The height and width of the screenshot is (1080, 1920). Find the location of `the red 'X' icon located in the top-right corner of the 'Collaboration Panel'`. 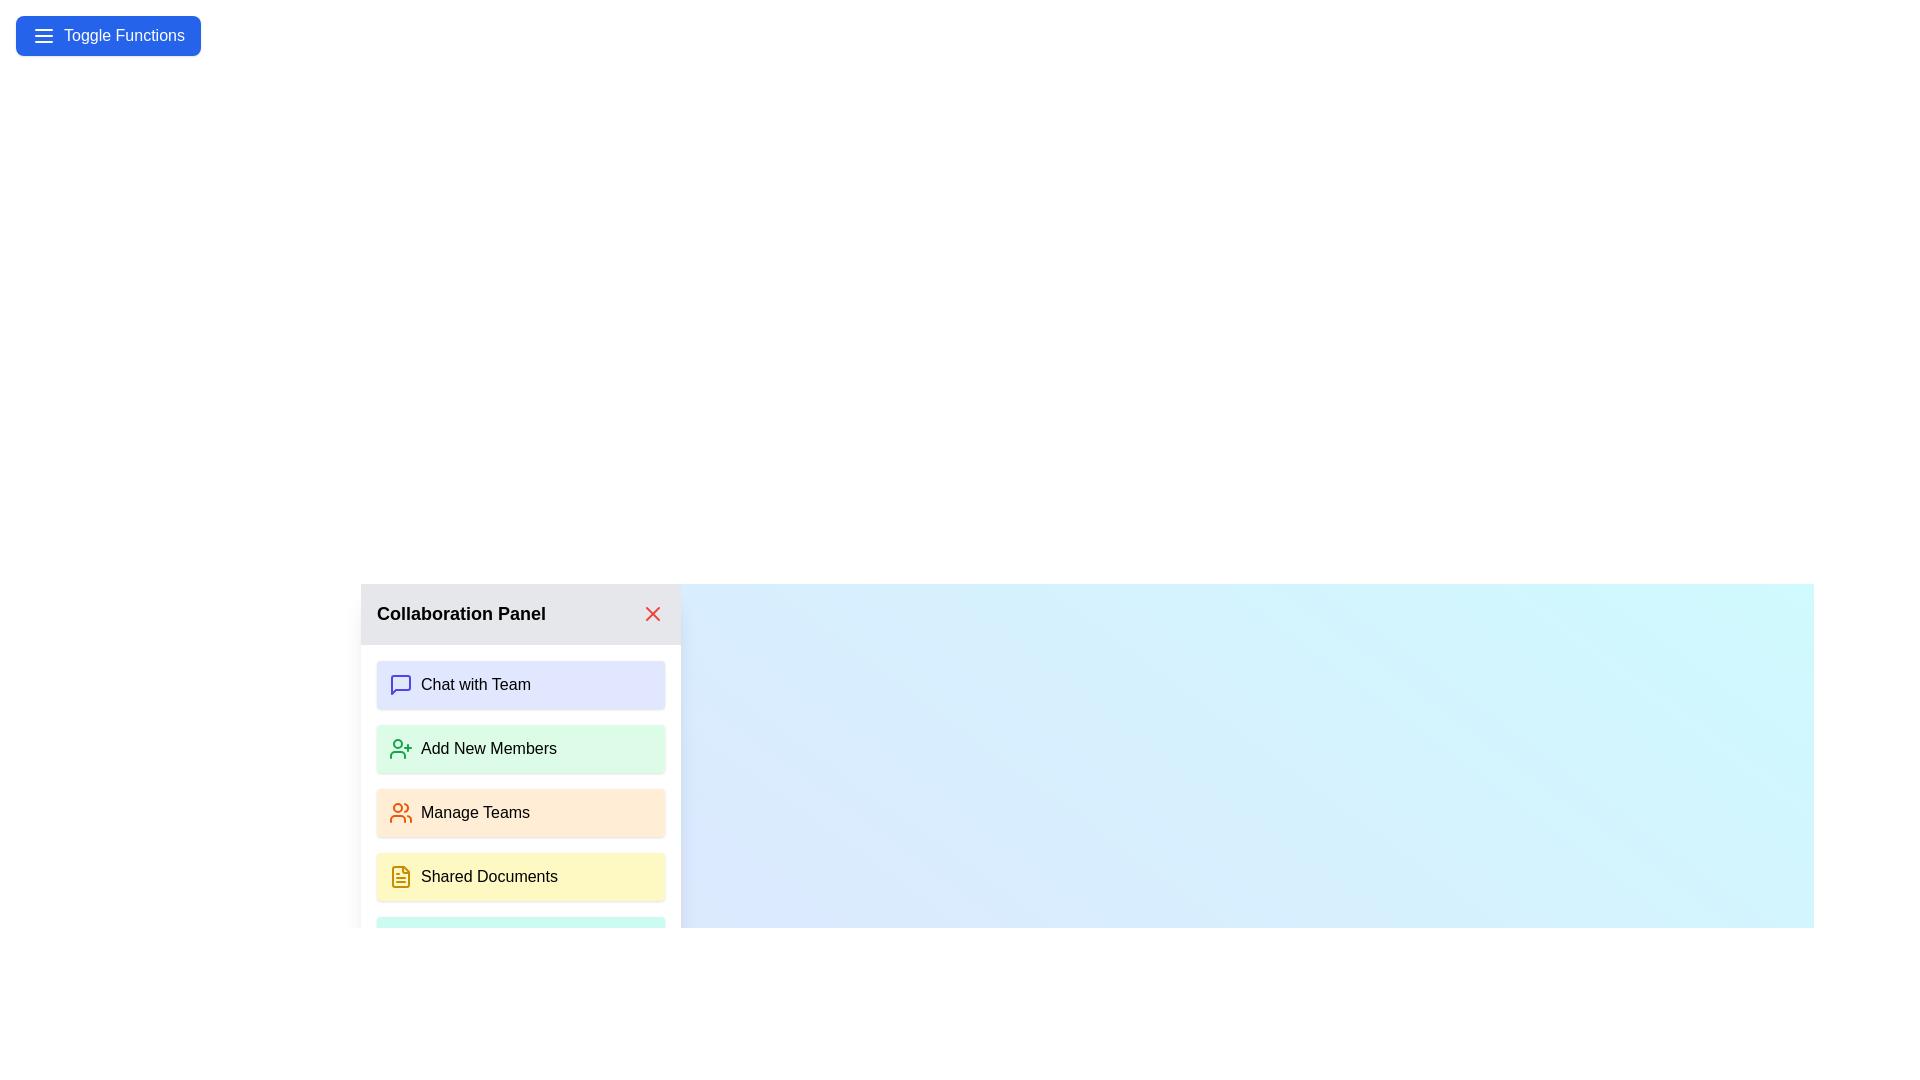

the red 'X' icon located in the top-right corner of the 'Collaboration Panel' is located at coordinates (652, 612).